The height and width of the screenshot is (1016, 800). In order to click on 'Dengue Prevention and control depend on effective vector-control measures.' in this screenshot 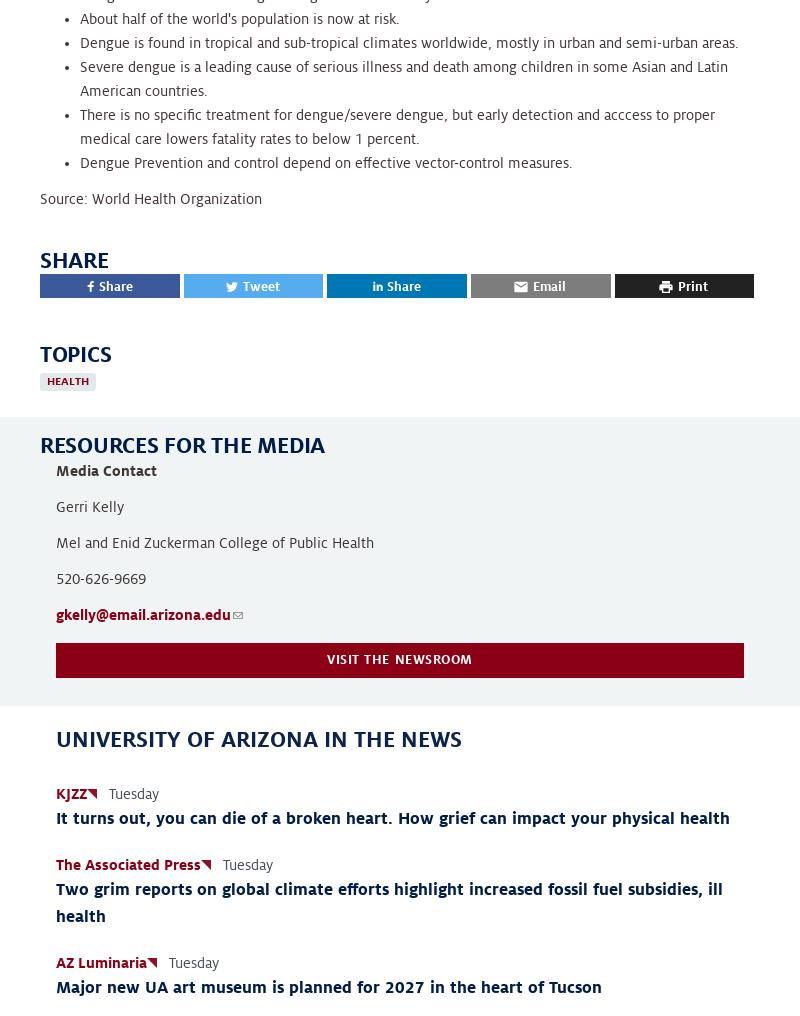, I will do `click(80, 160)`.